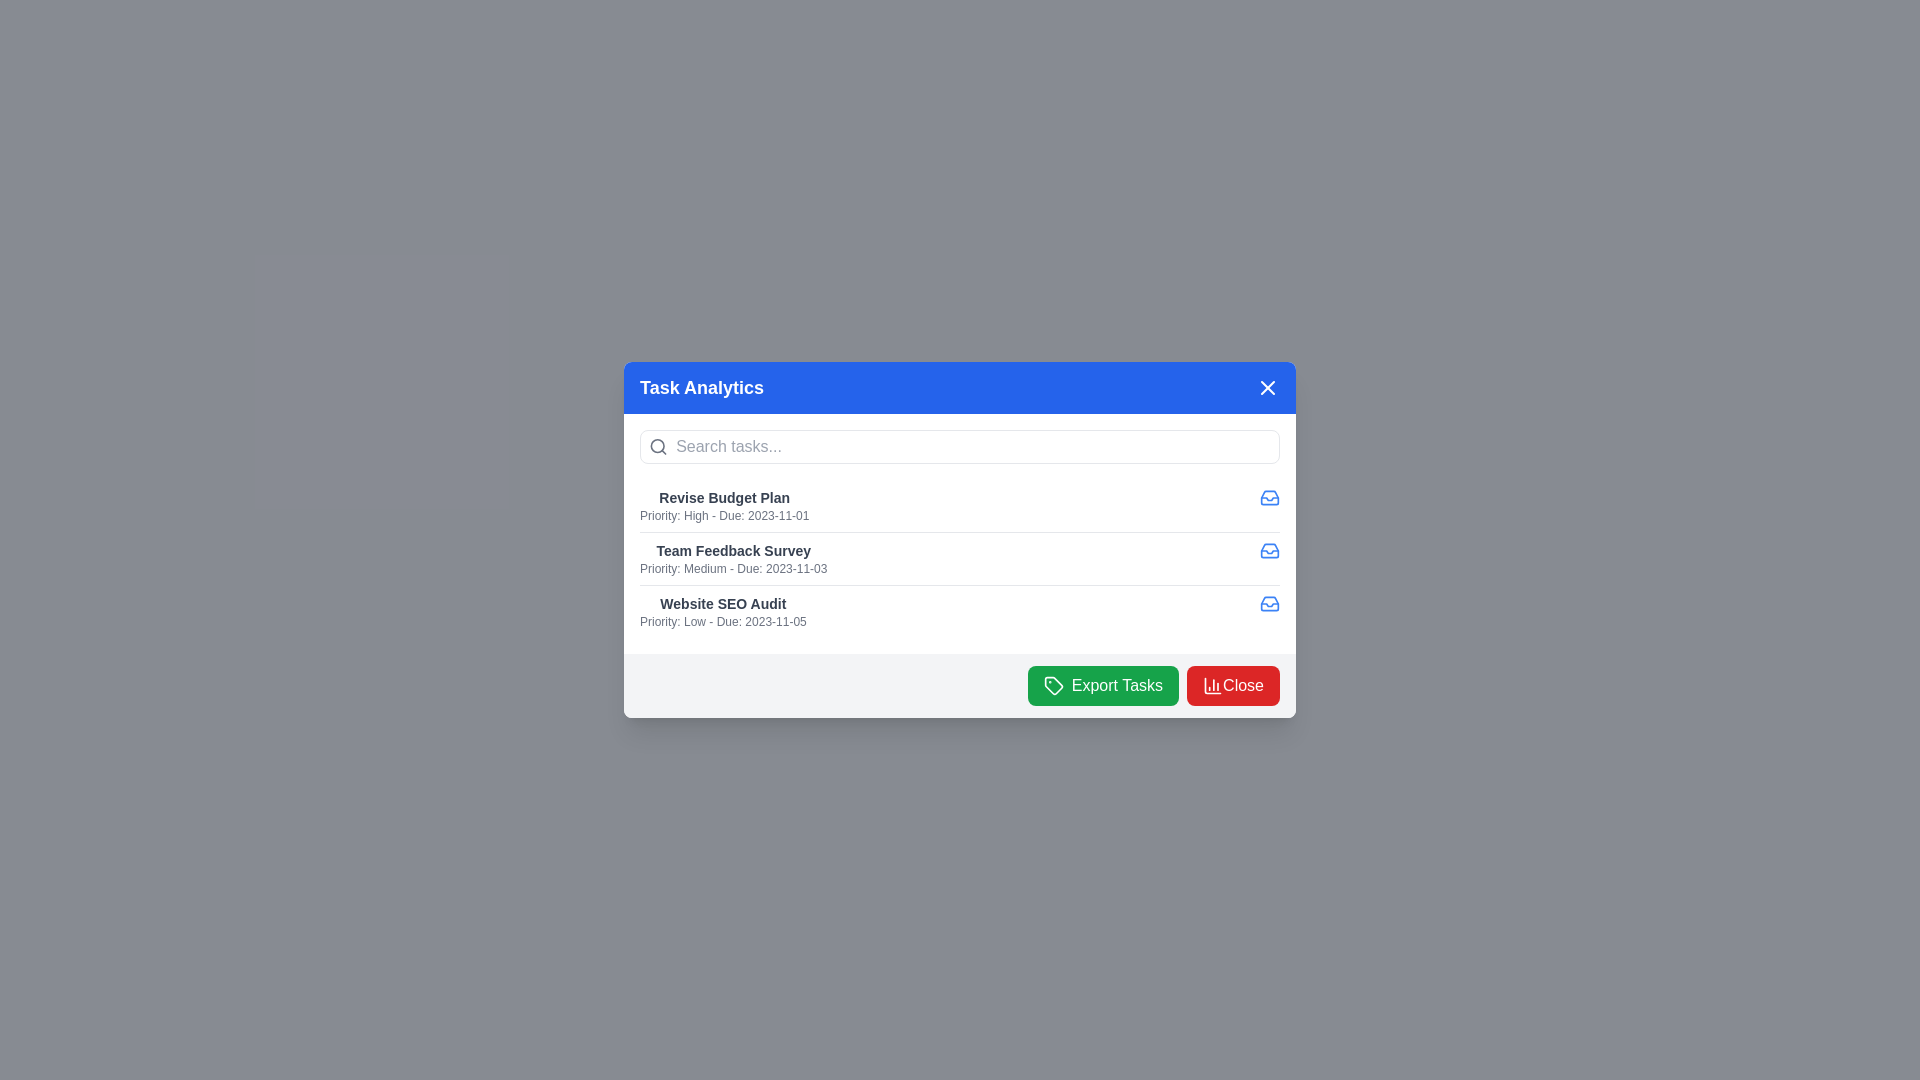 The width and height of the screenshot is (1920, 1080). I want to click on the text label that identifies the task 'Revise Budget Plan' located at the top of the first task card in the 'Task Analytics' interface, so click(723, 496).